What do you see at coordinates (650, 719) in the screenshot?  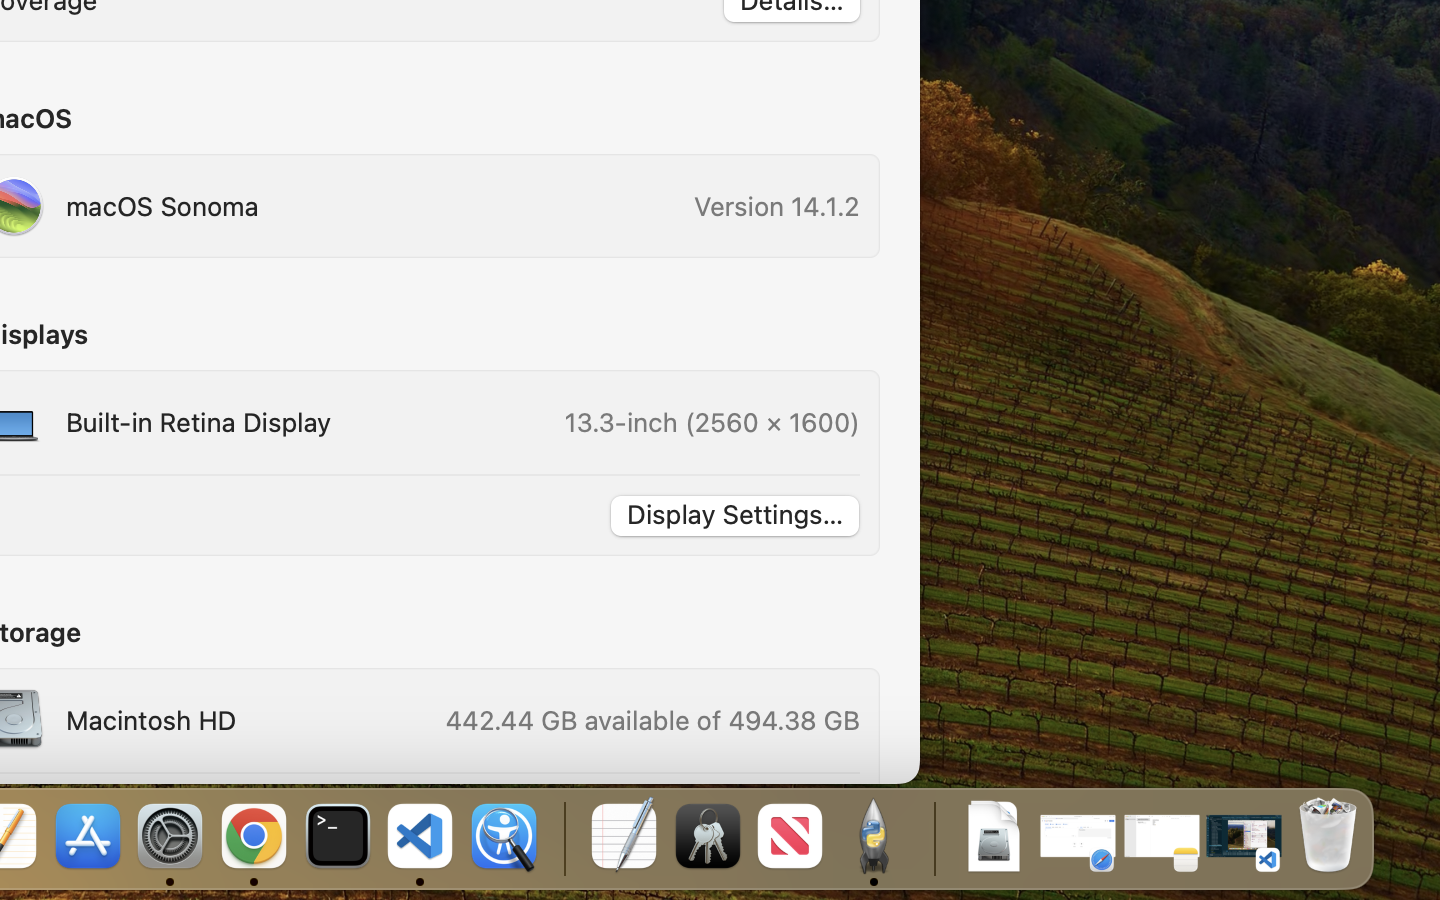 I see `'442.44 GB available of 494.38 GB'` at bounding box center [650, 719].